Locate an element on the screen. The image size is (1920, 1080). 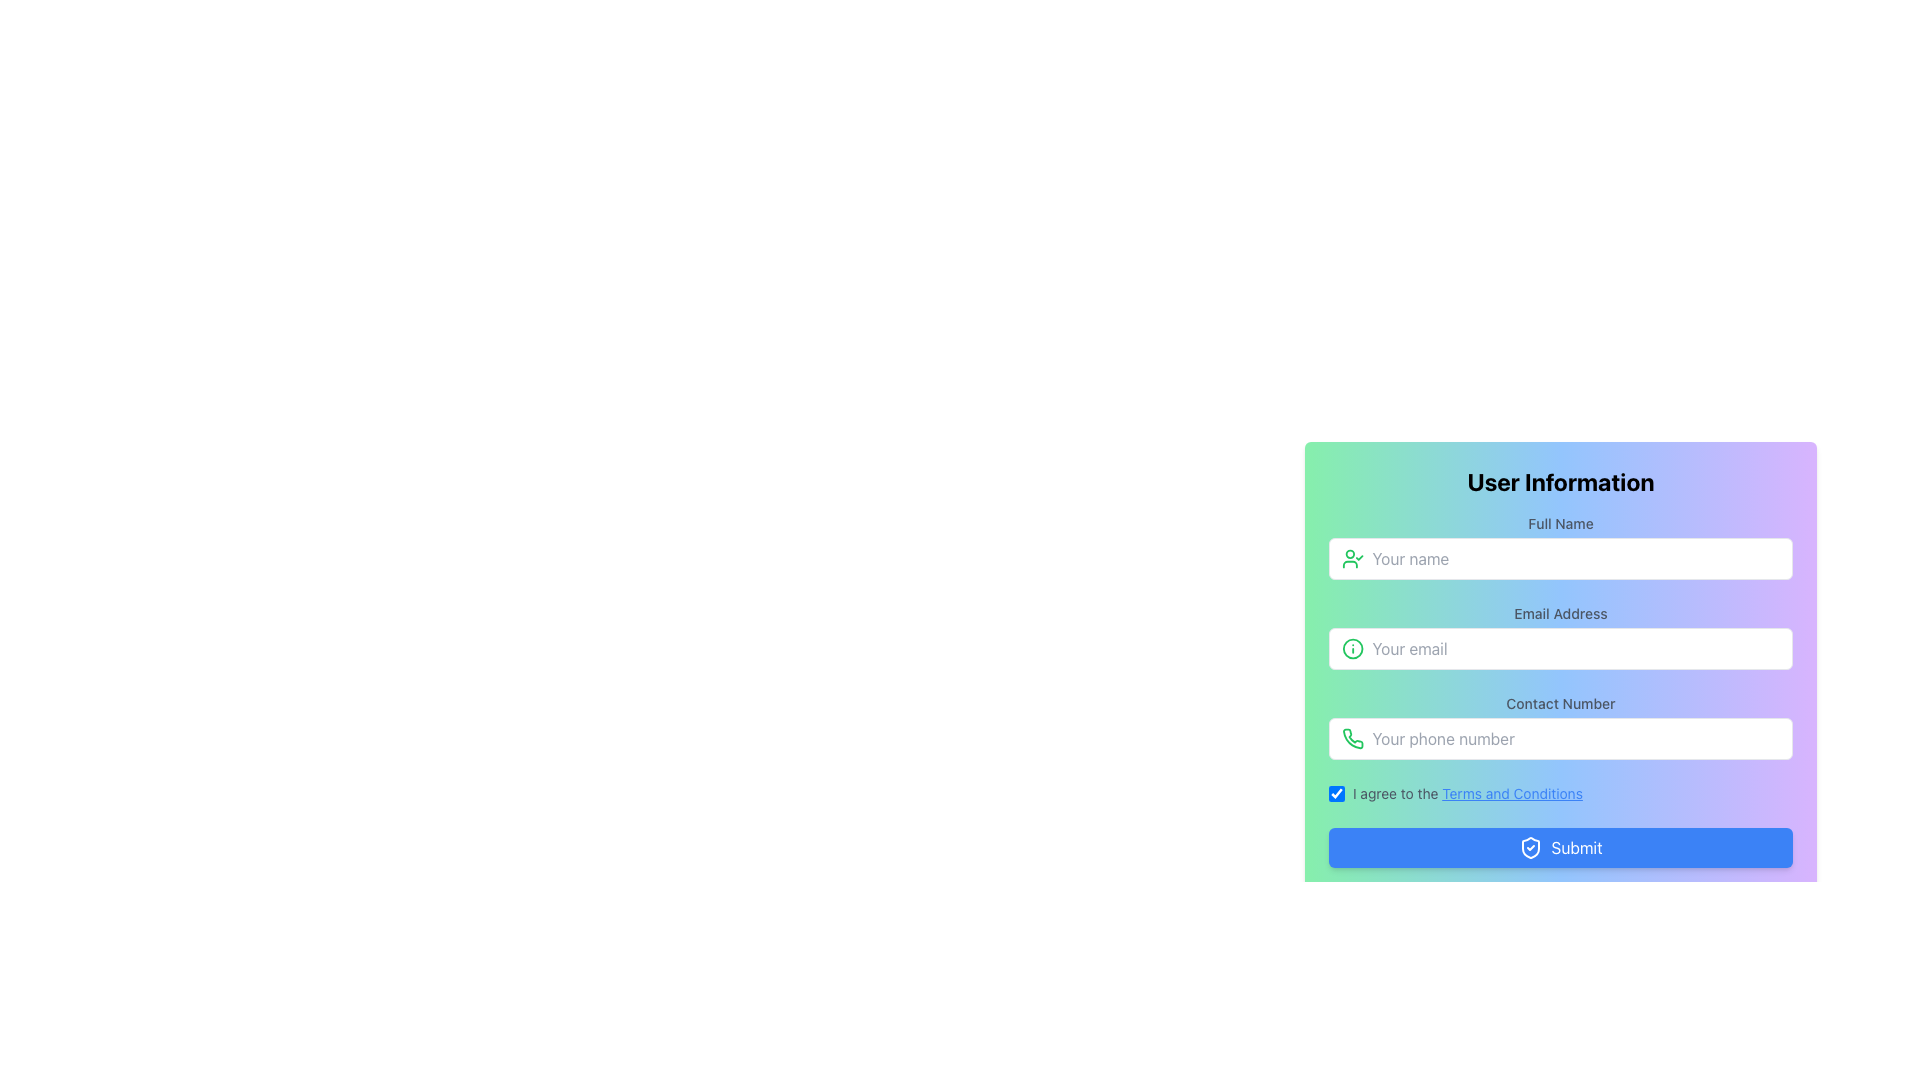
the 'Terms and Conditions' link associated with the checkbox labeled 'I agree to the Terms and Conditions' is located at coordinates (1559, 793).